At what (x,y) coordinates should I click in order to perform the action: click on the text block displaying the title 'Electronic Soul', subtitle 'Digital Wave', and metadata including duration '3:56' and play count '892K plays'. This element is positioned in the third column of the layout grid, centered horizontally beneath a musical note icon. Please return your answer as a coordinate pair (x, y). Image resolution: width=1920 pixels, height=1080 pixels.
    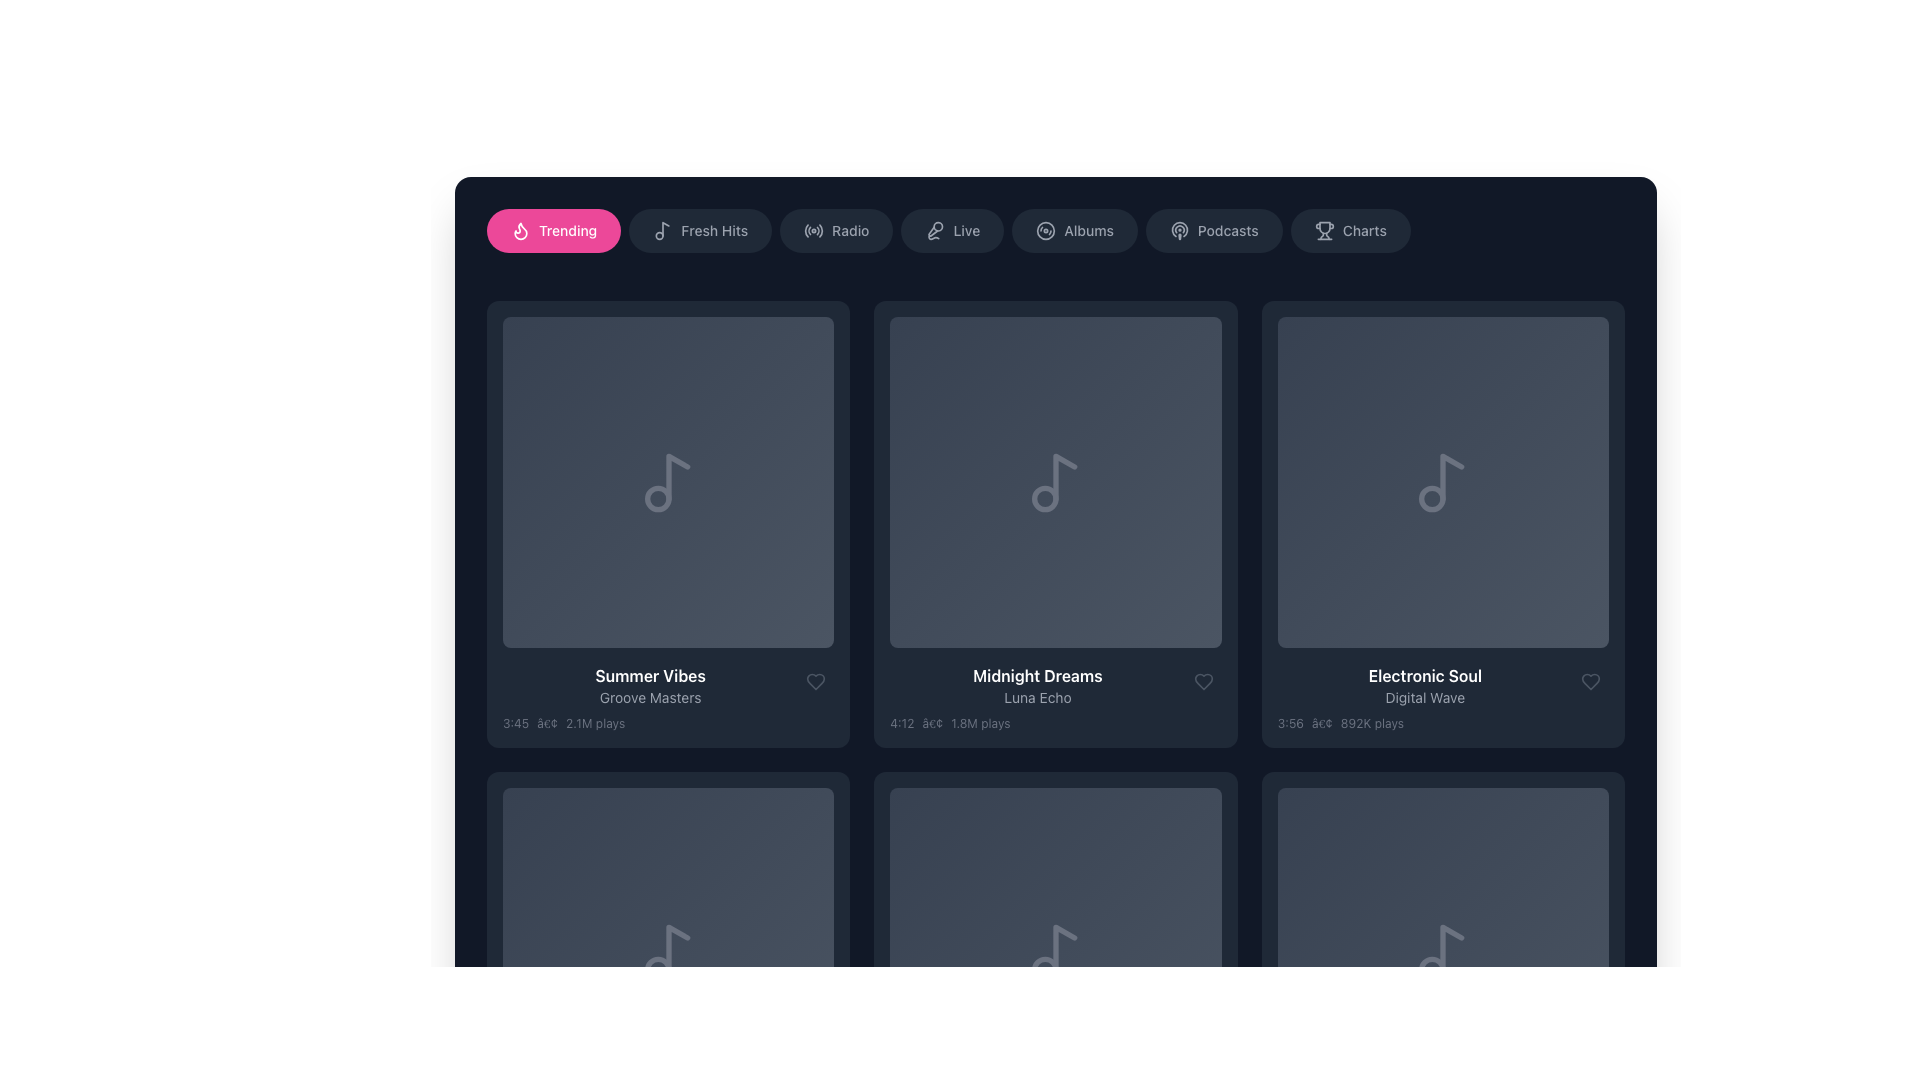
    Looking at the image, I should click on (1424, 697).